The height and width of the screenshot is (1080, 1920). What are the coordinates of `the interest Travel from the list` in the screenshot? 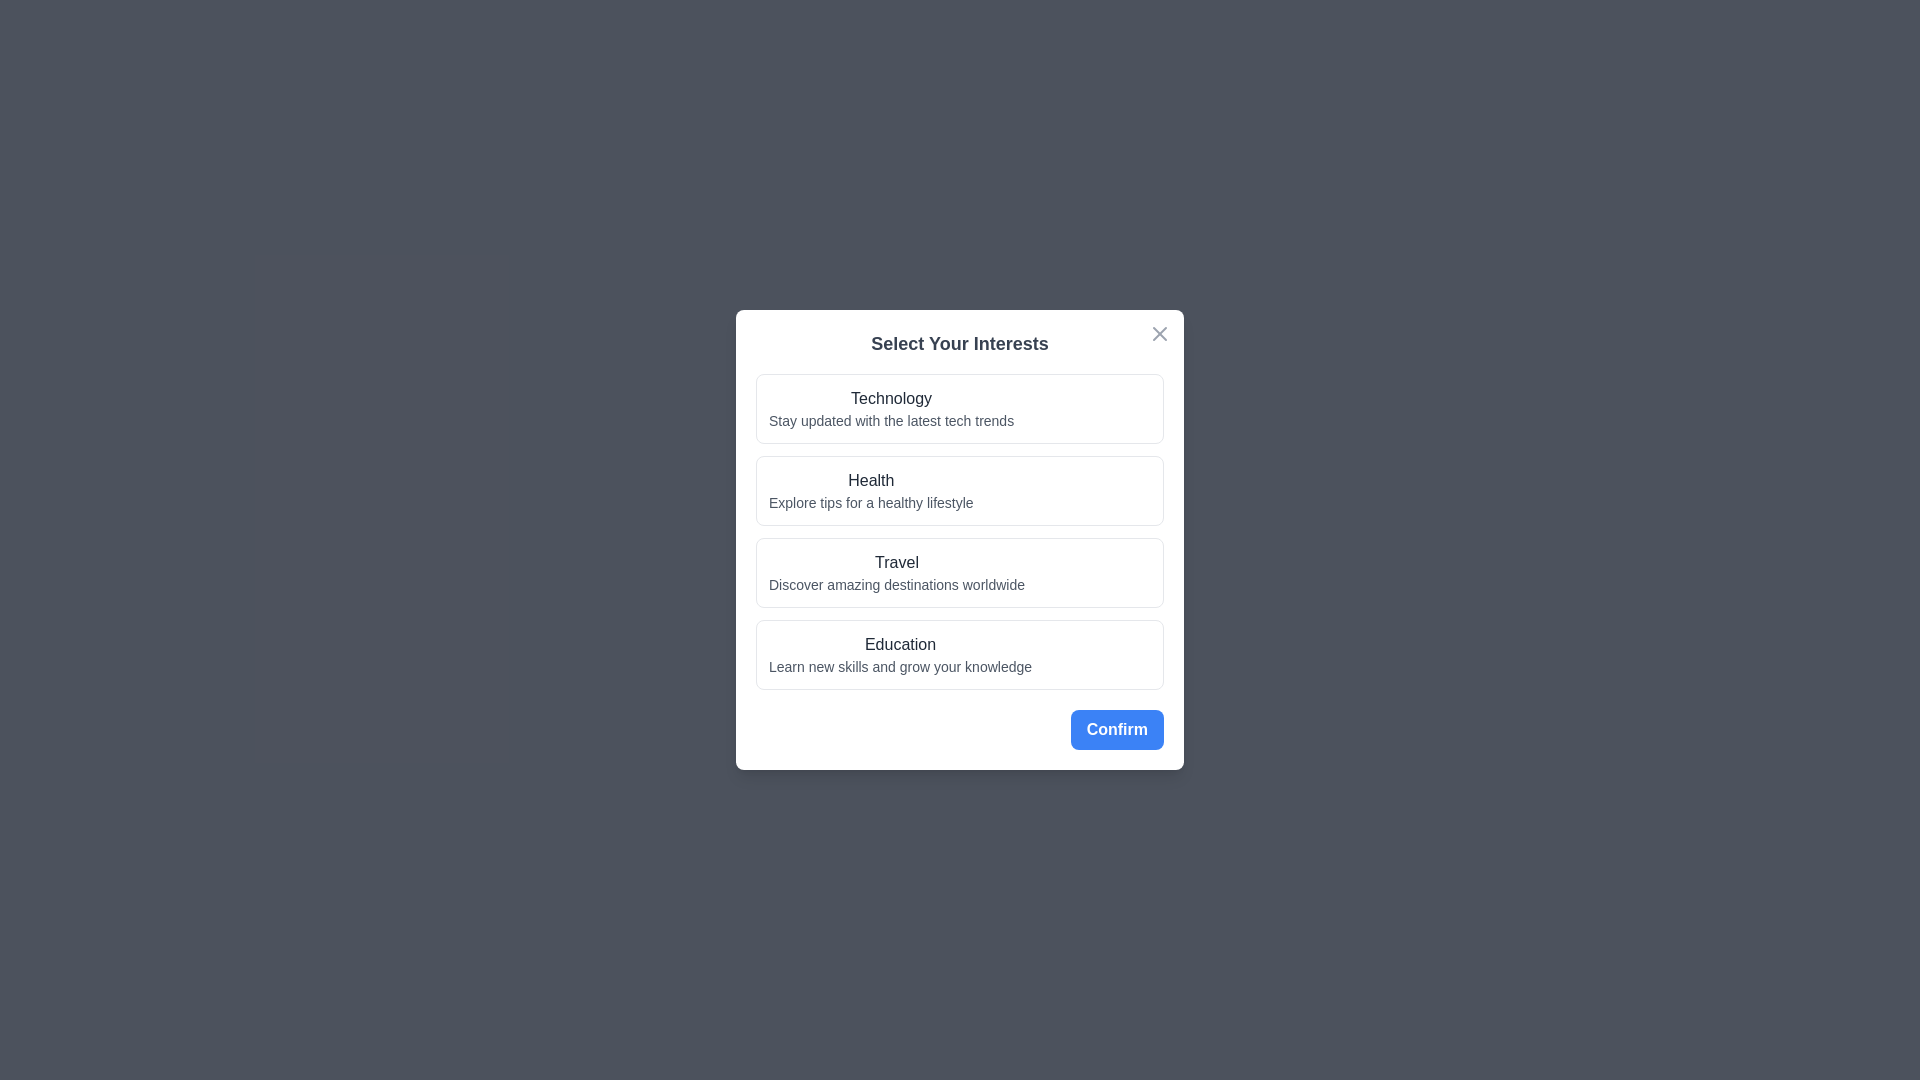 It's located at (960, 573).